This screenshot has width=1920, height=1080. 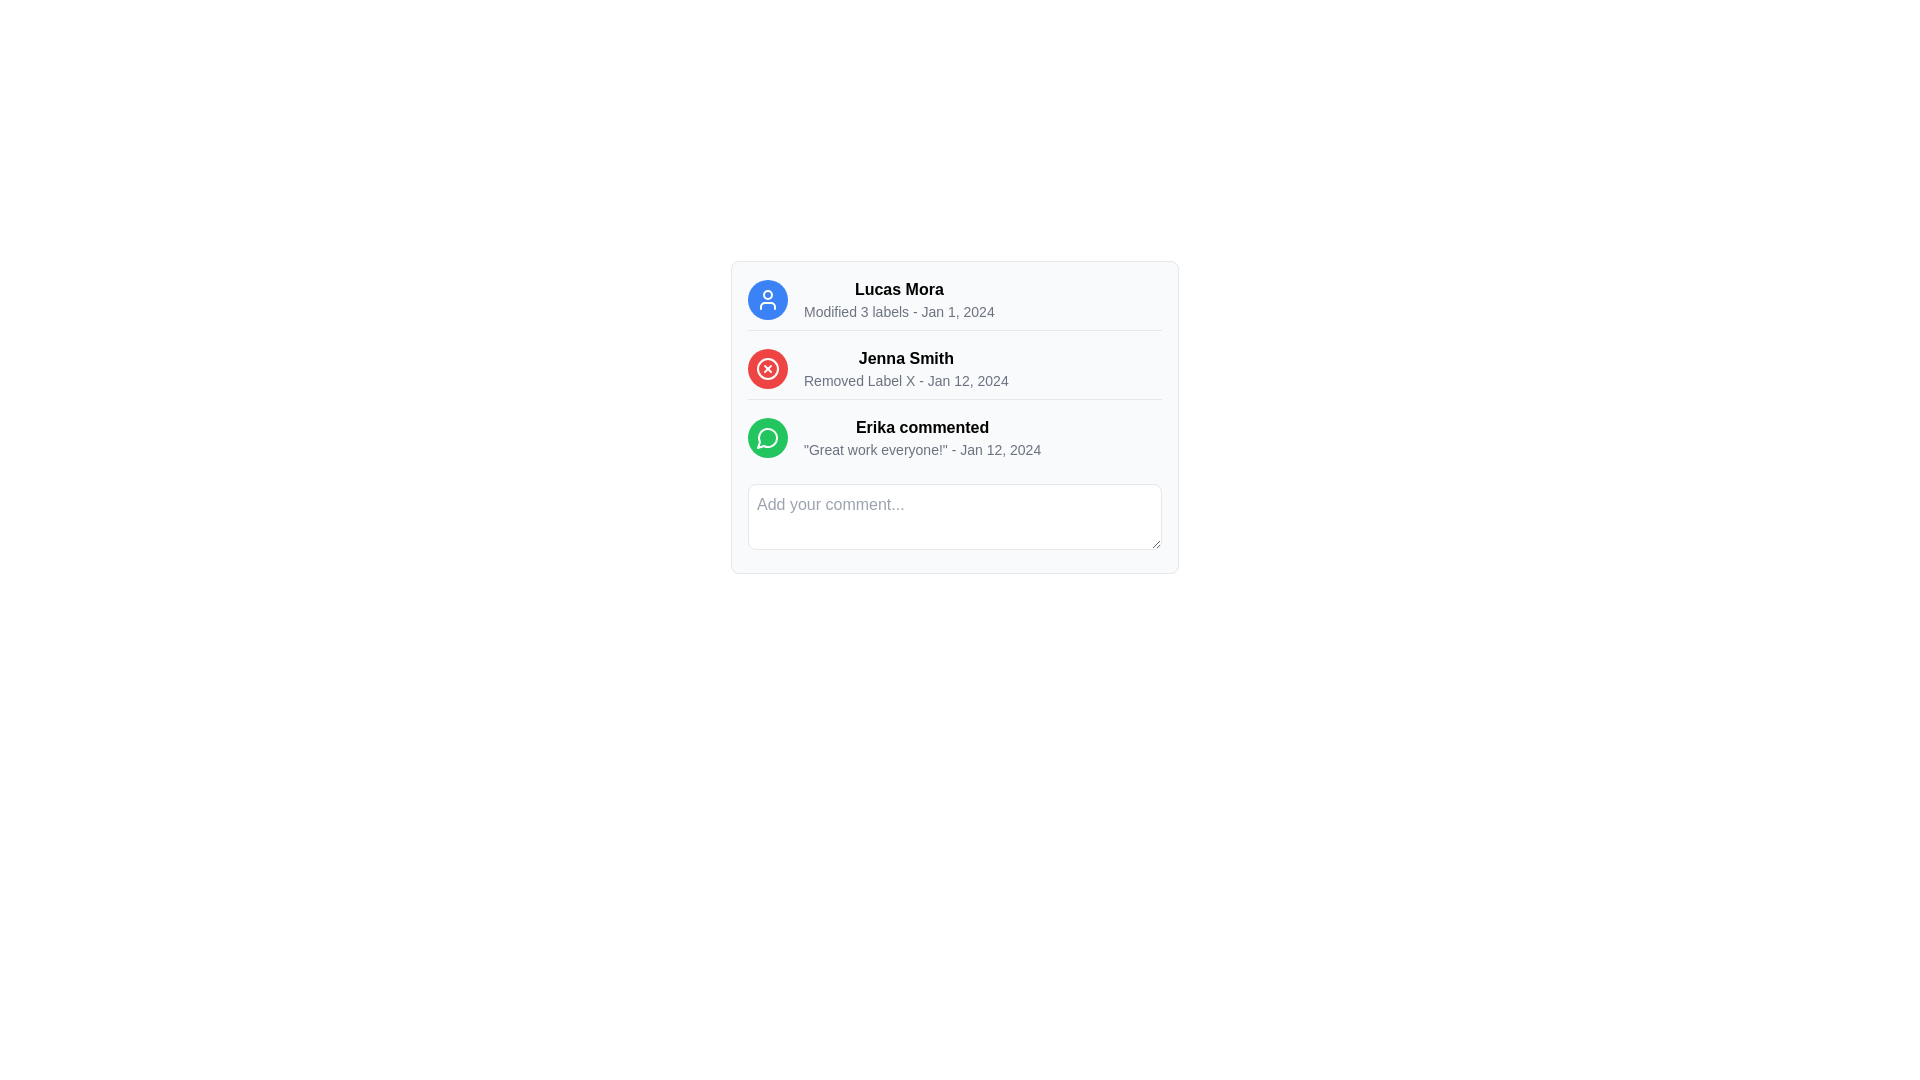 I want to click on the text label located below the bold text 'Erika commented' in the third entry of the comments list, so click(x=921, y=450).